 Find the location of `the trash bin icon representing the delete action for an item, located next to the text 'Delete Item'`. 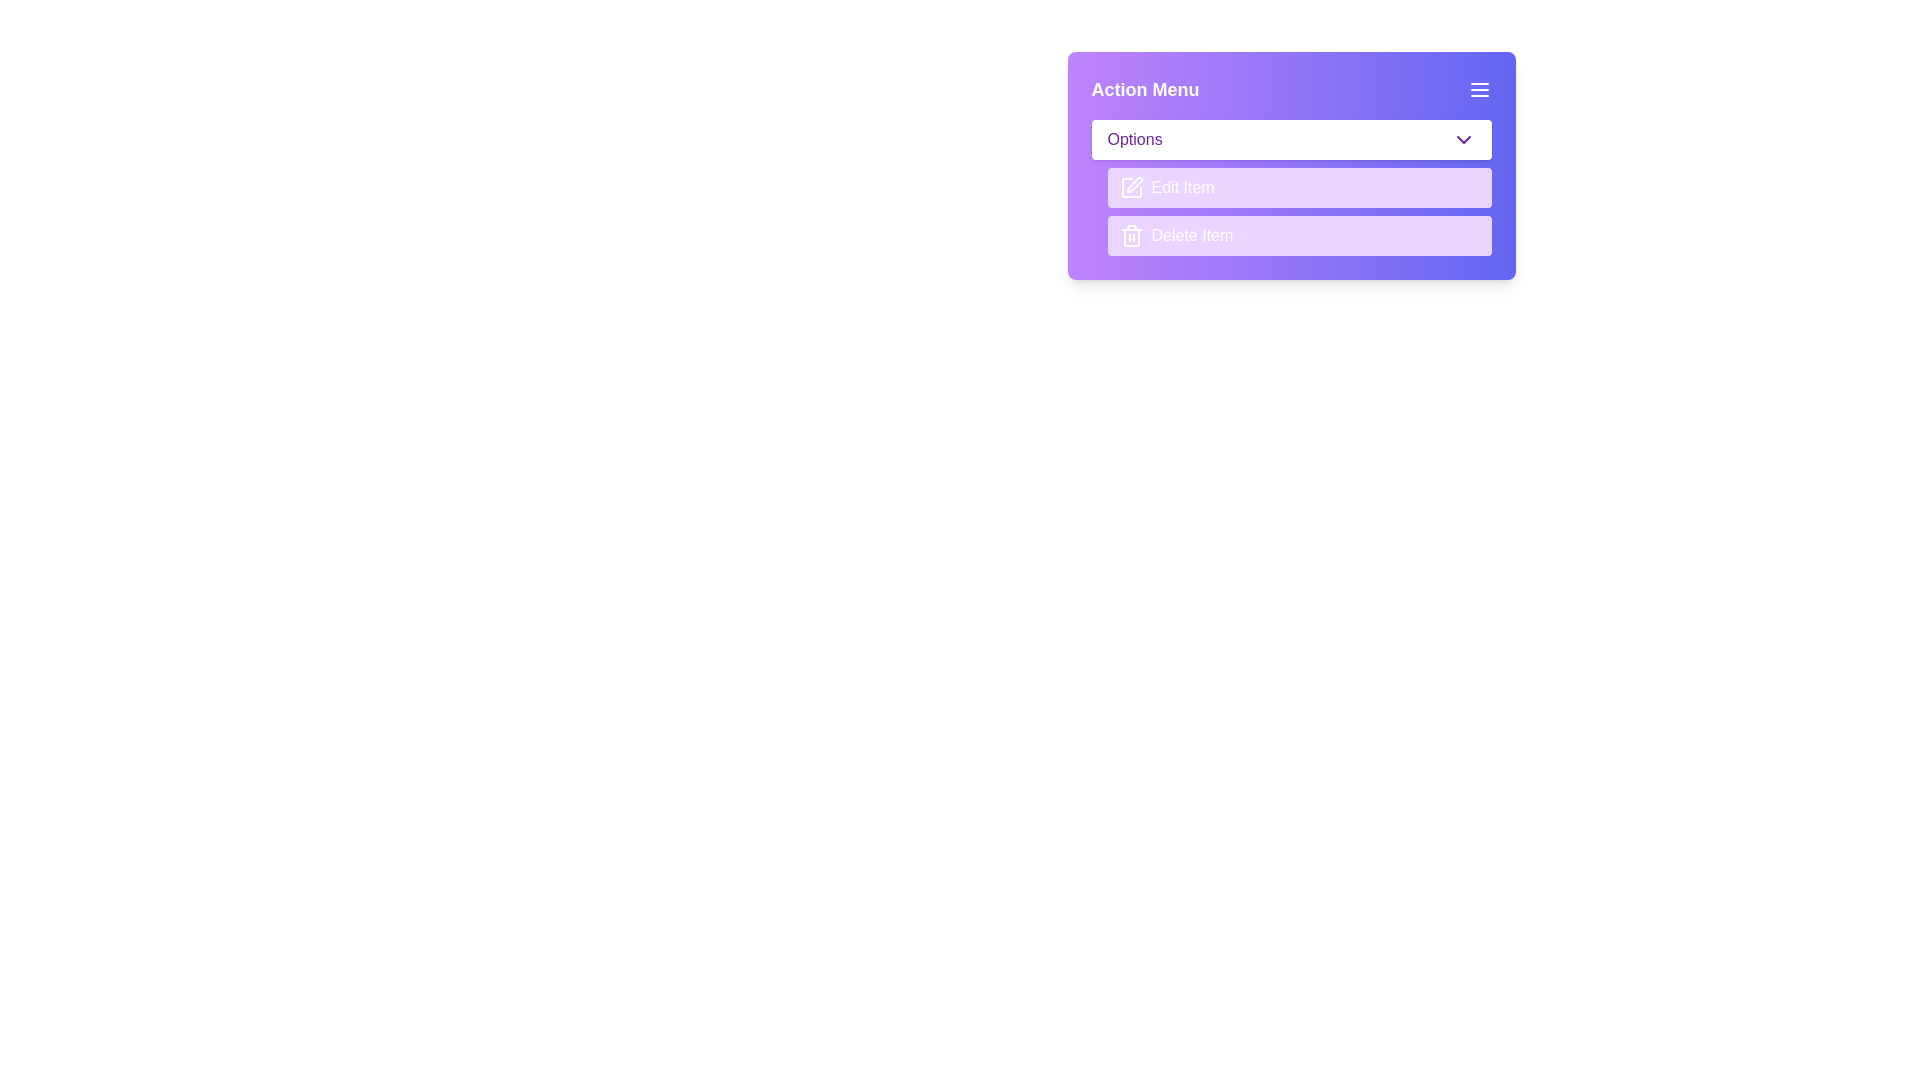

the trash bin icon representing the delete action for an item, located next to the text 'Delete Item' is located at coordinates (1131, 234).